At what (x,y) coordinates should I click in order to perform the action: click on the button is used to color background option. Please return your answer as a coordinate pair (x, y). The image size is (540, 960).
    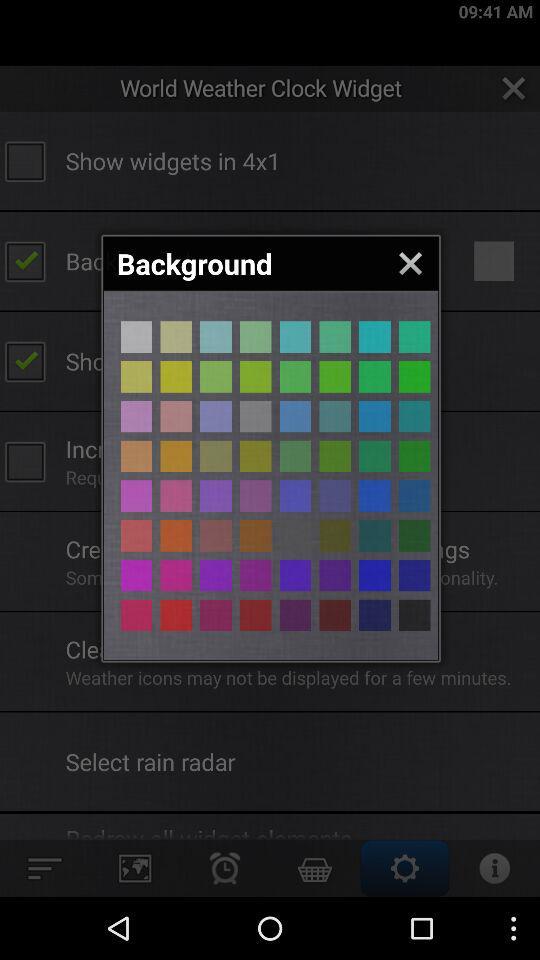
    Looking at the image, I should click on (413, 337).